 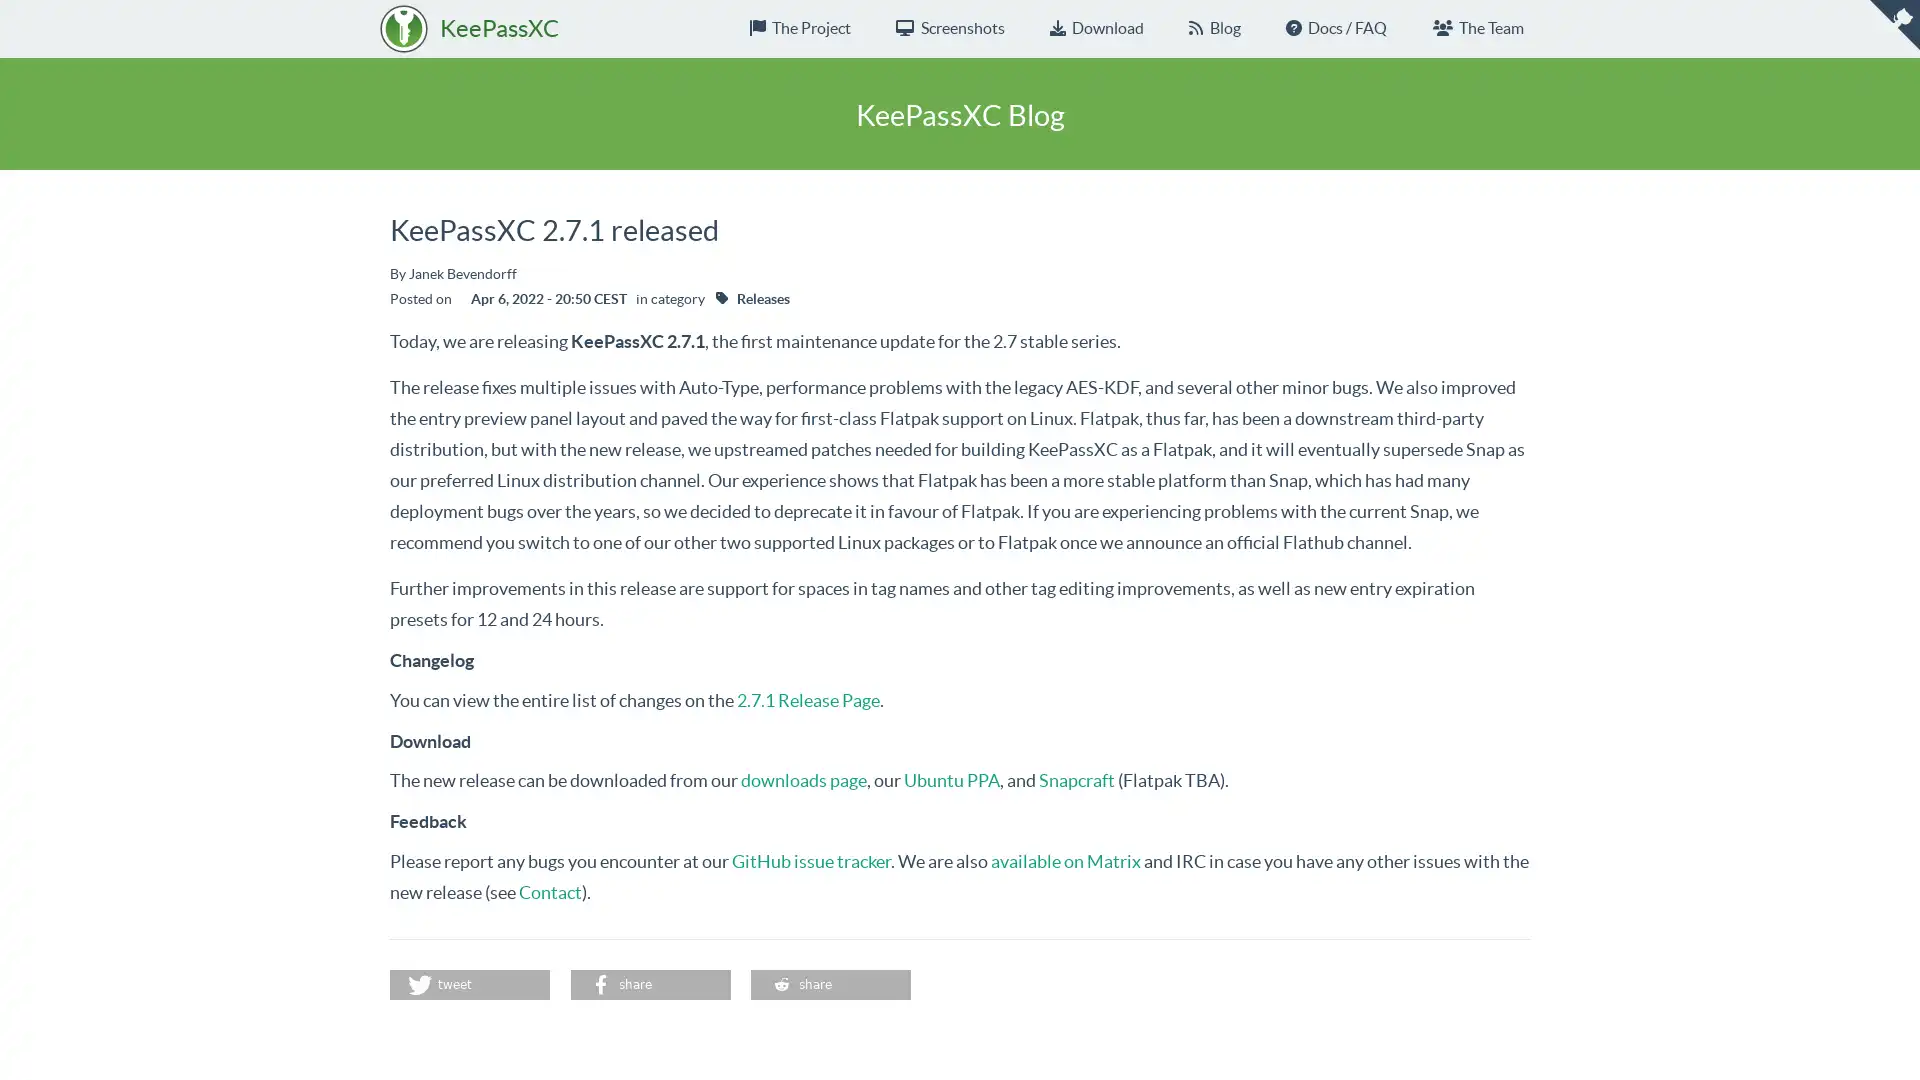 I want to click on Share on Facebook, so click(x=649, y=983).